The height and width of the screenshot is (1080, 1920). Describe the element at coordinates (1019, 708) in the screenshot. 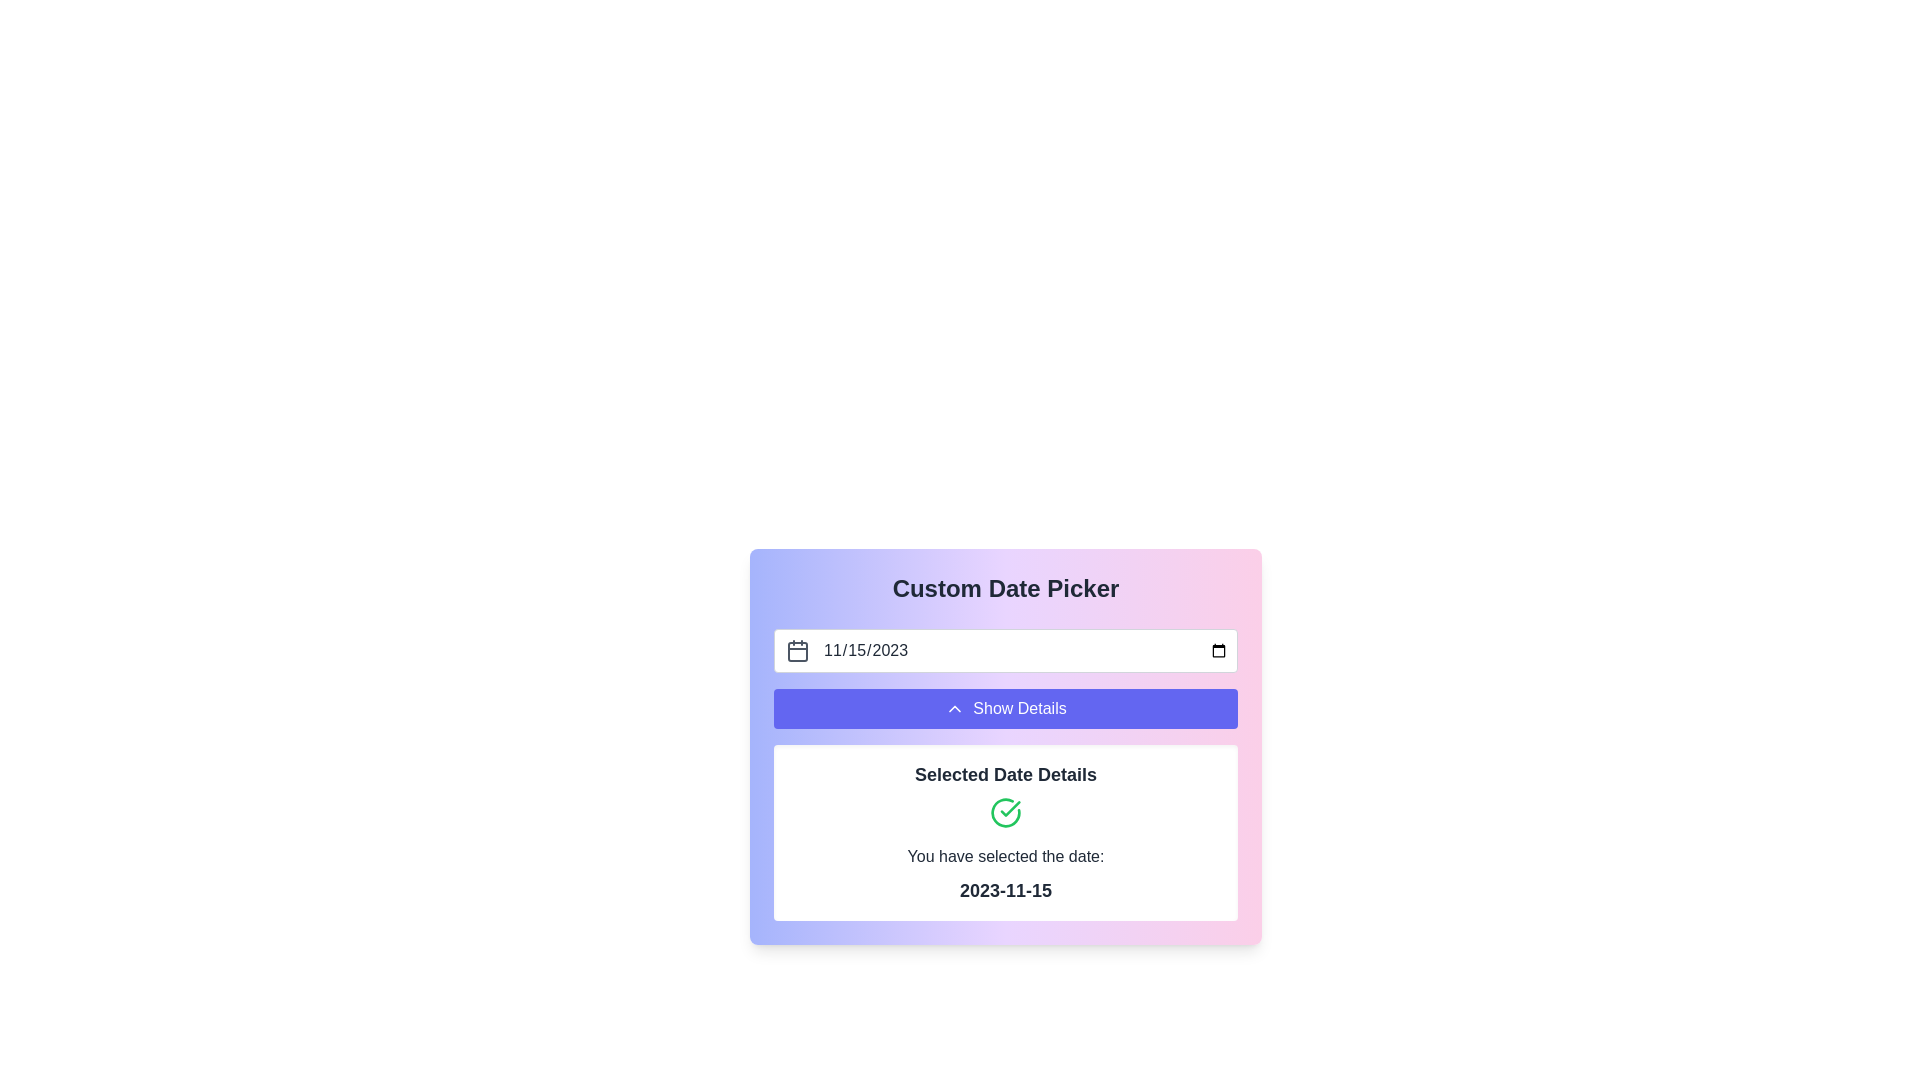

I see `the purple button containing the text label` at that location.